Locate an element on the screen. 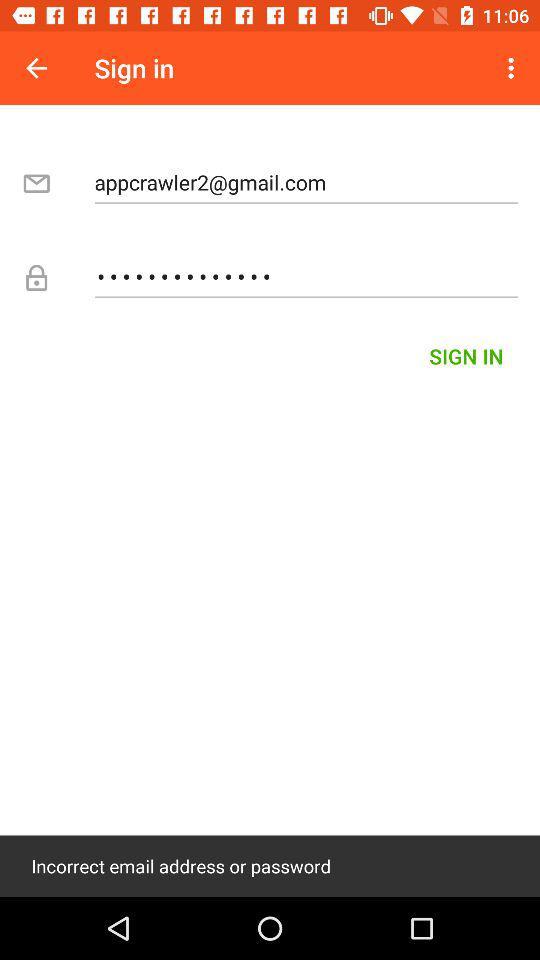 The height and width of the screenshot is (960, 540). item above appcrawler2@gmail.com is located at coordinates (513, 68).